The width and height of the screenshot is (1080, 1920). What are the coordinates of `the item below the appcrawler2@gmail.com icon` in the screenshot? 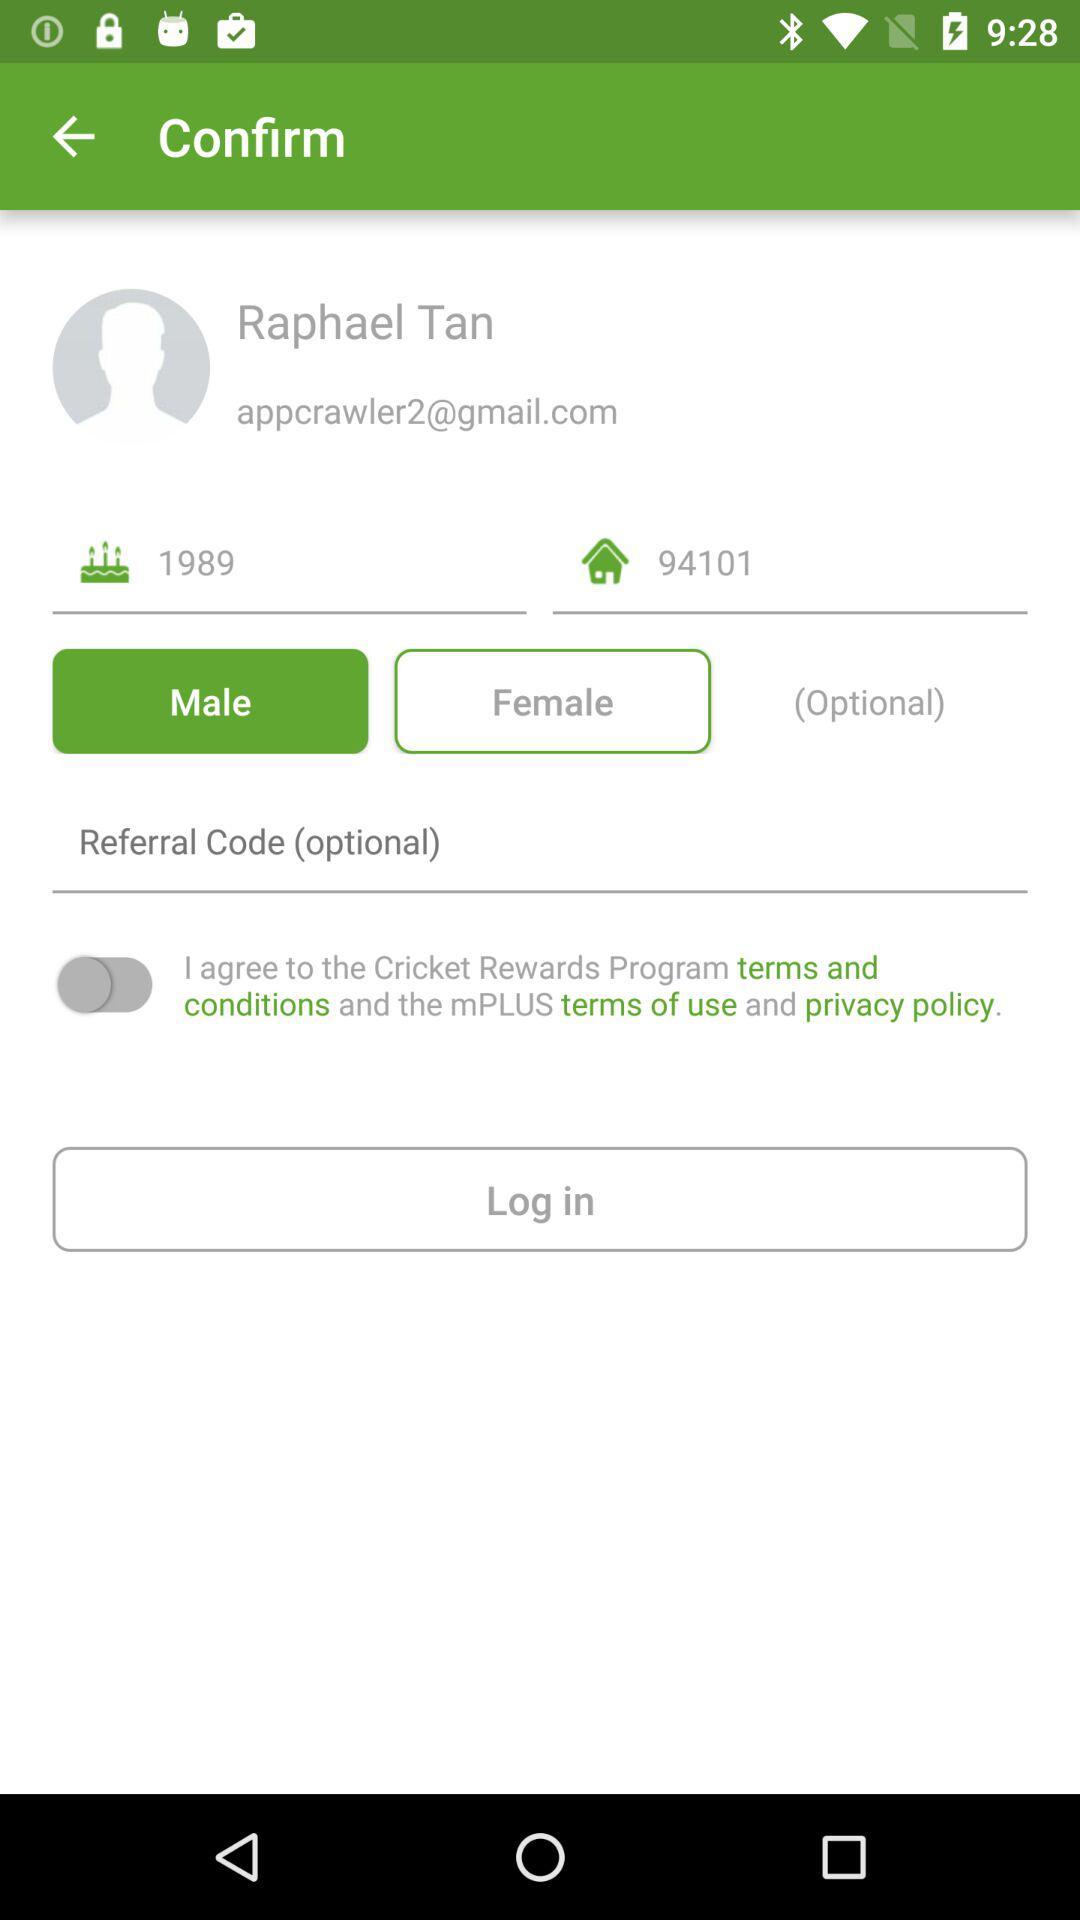 It's located at (842, 560).